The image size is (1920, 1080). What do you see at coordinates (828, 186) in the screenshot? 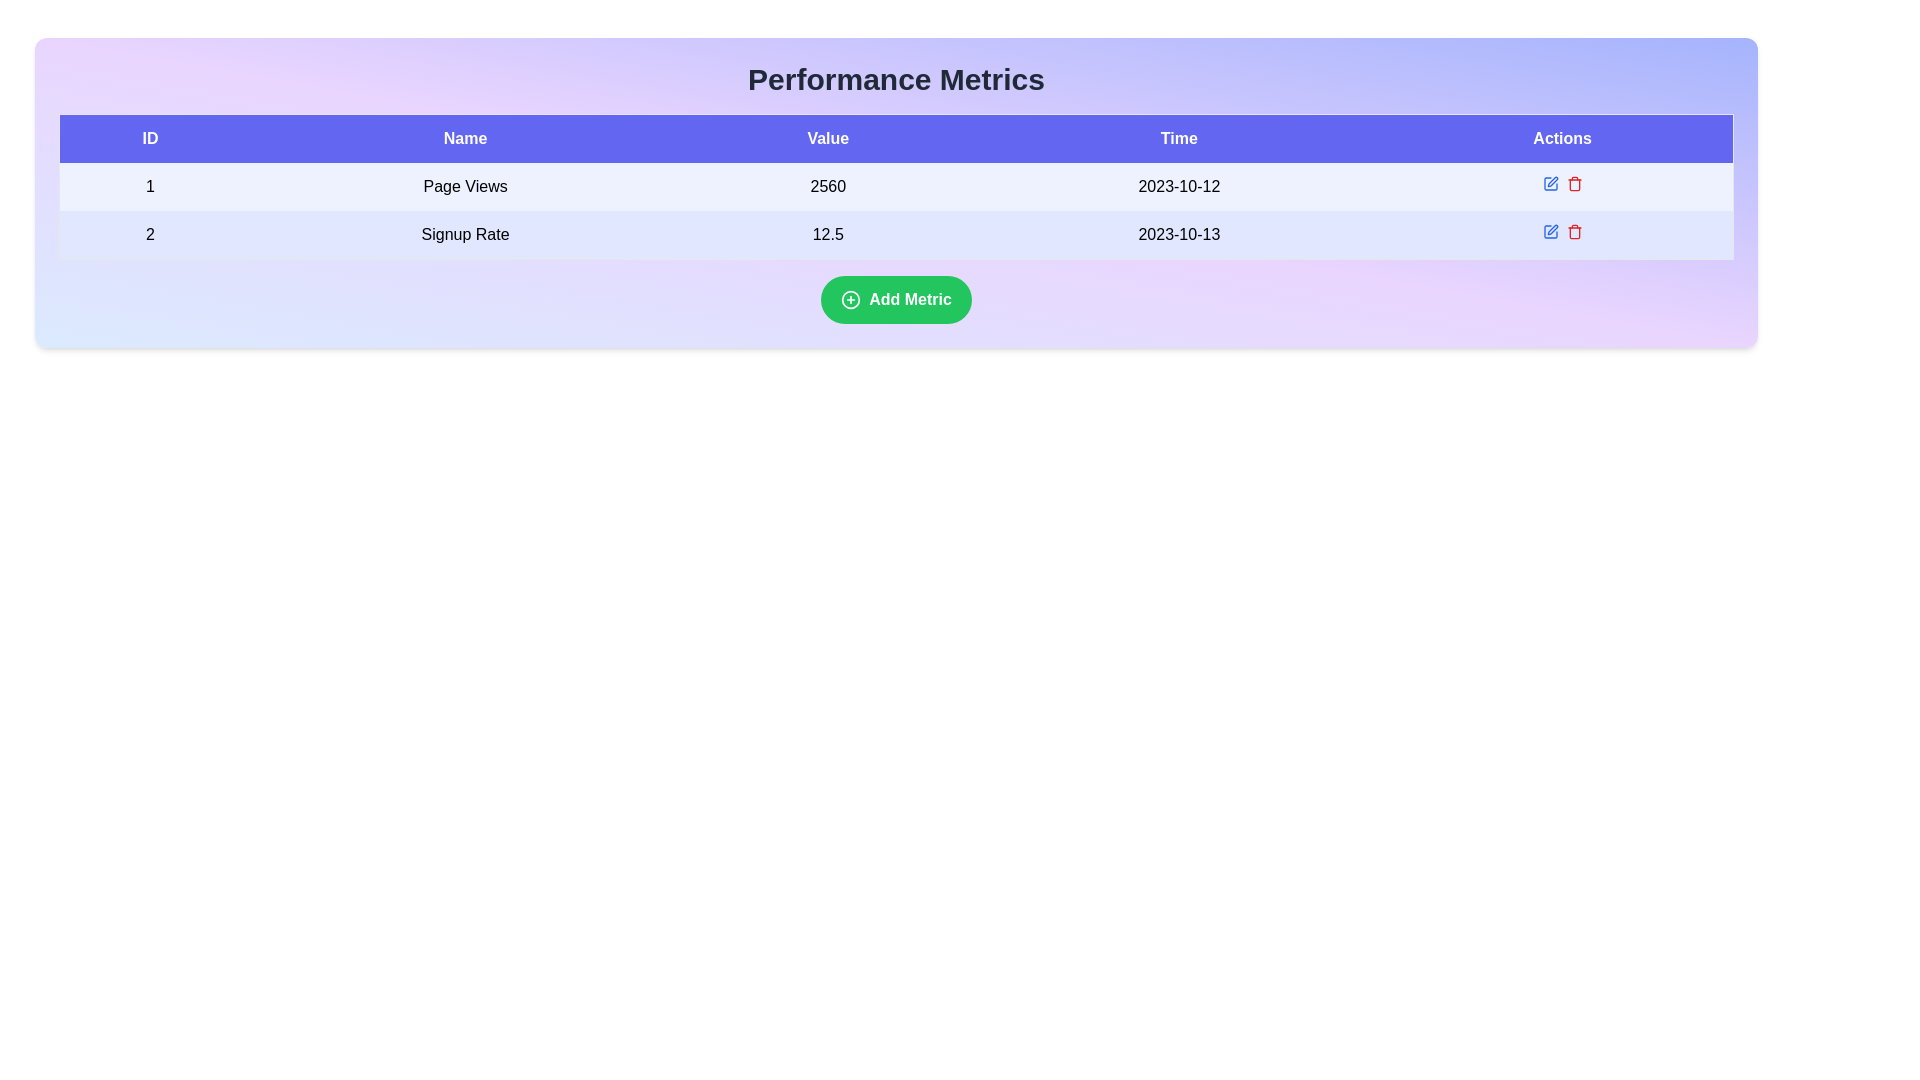
I see `the static text element displaying the number '2560' which is located in the third column of the first row within a table` at bounding box center [828, 186].